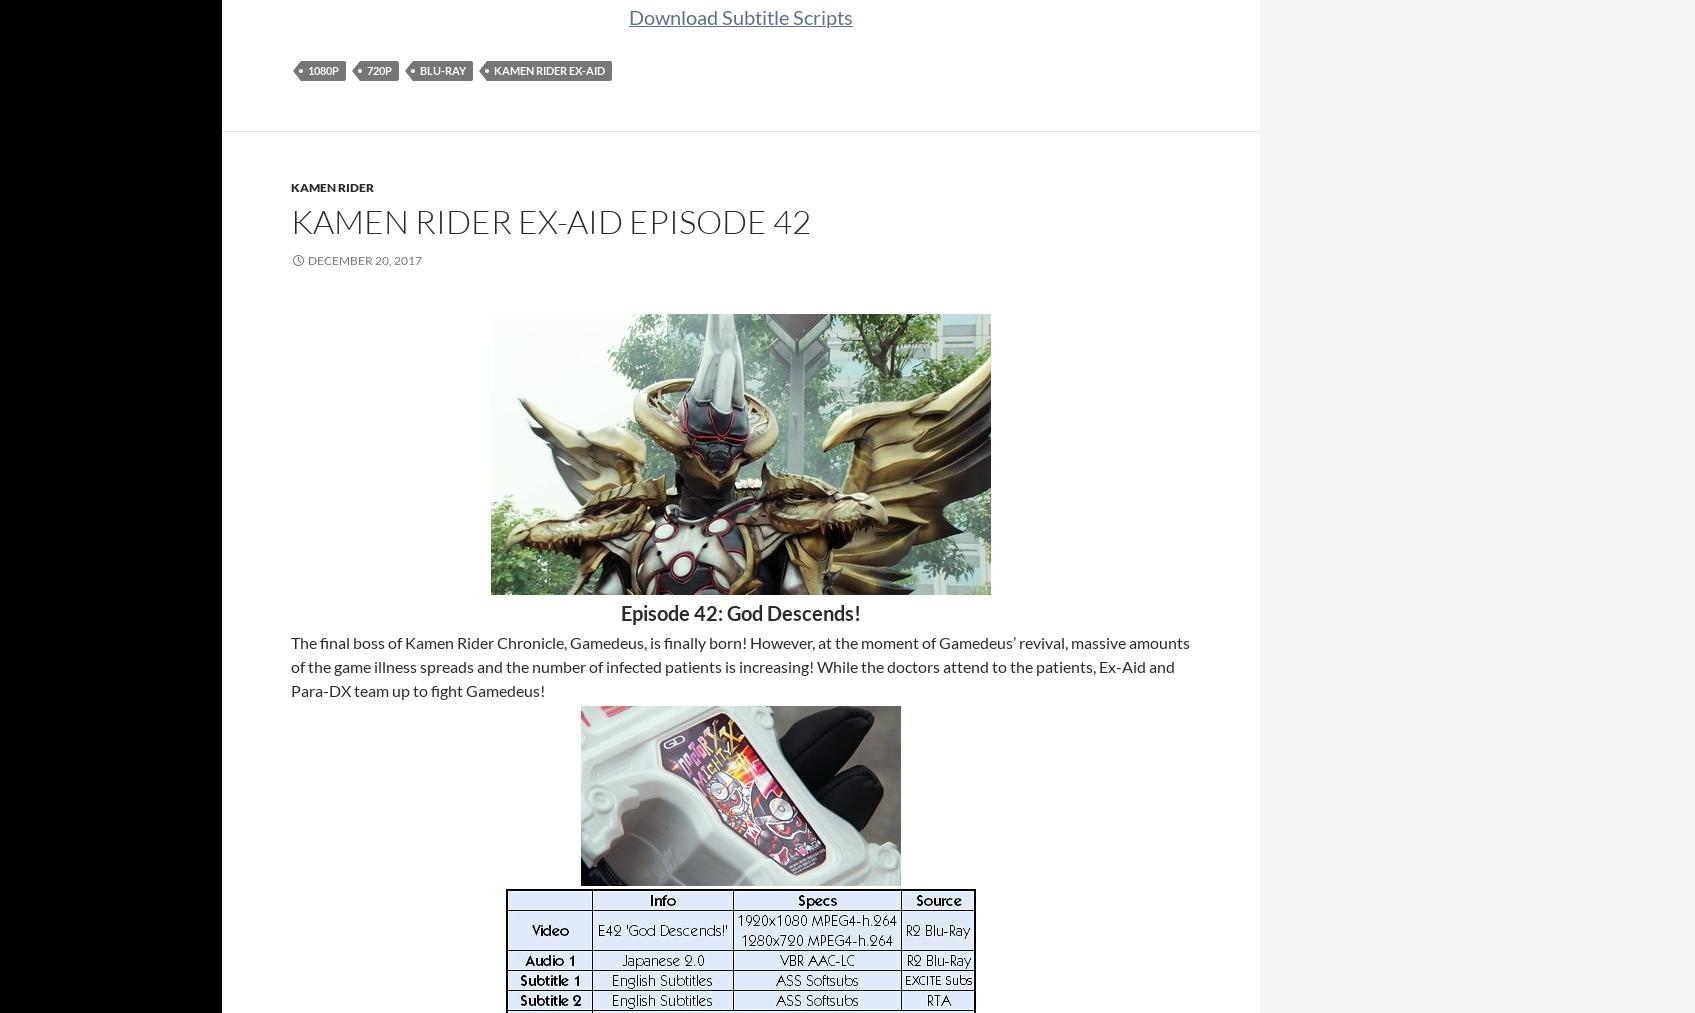  Describe the element at coordinates (363, 259) in the screenshot. I see `'December 20, 2017'` at that location.